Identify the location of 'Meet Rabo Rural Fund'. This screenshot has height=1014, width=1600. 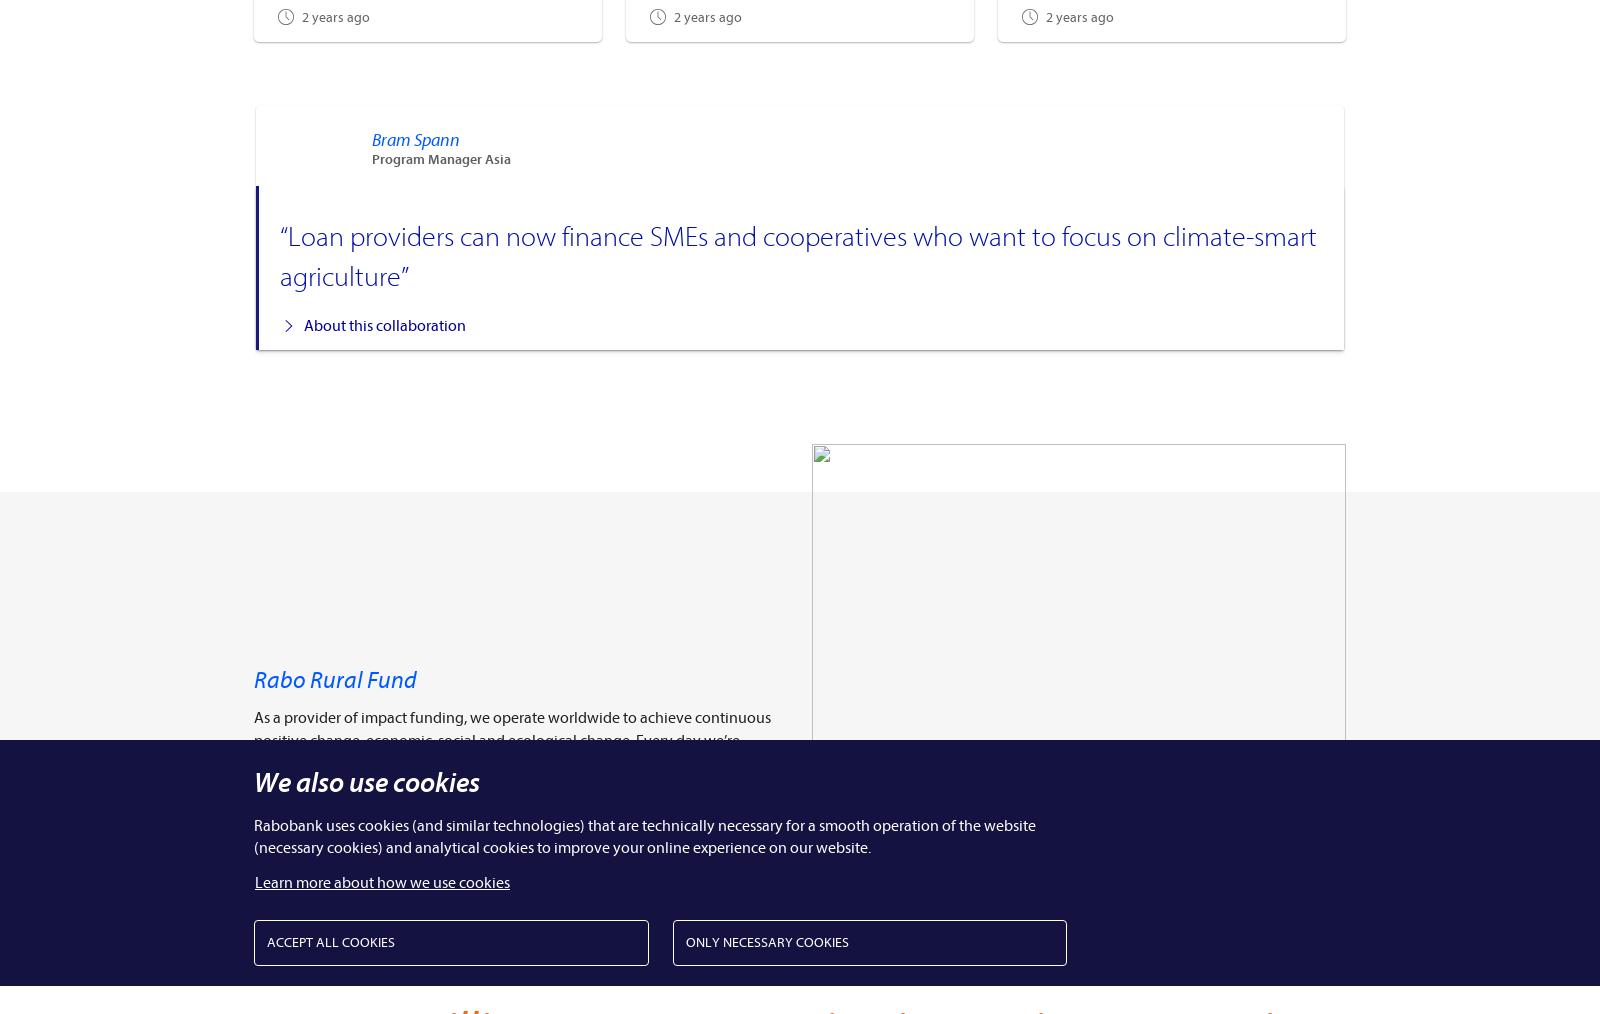
(360, 823).